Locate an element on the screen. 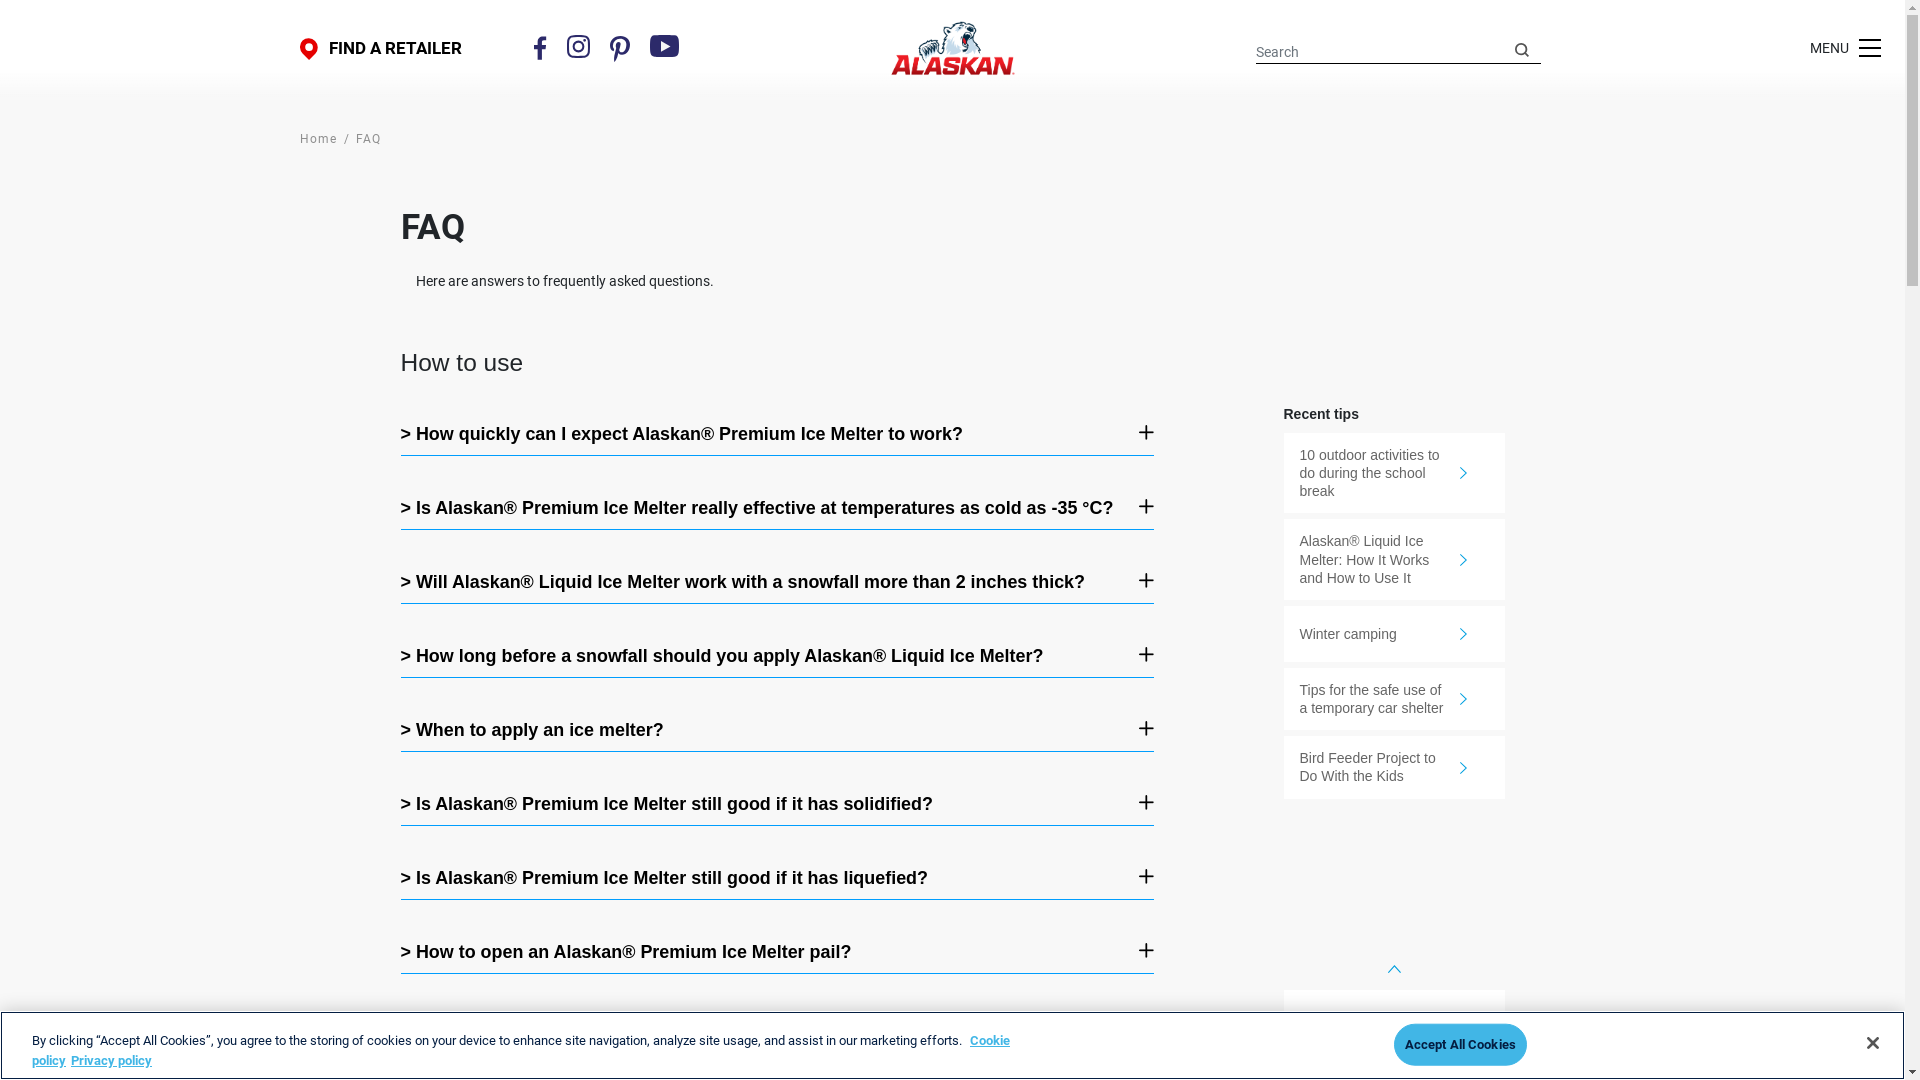  'Accept All Cookies' is located at coordinates (1460, 1044).